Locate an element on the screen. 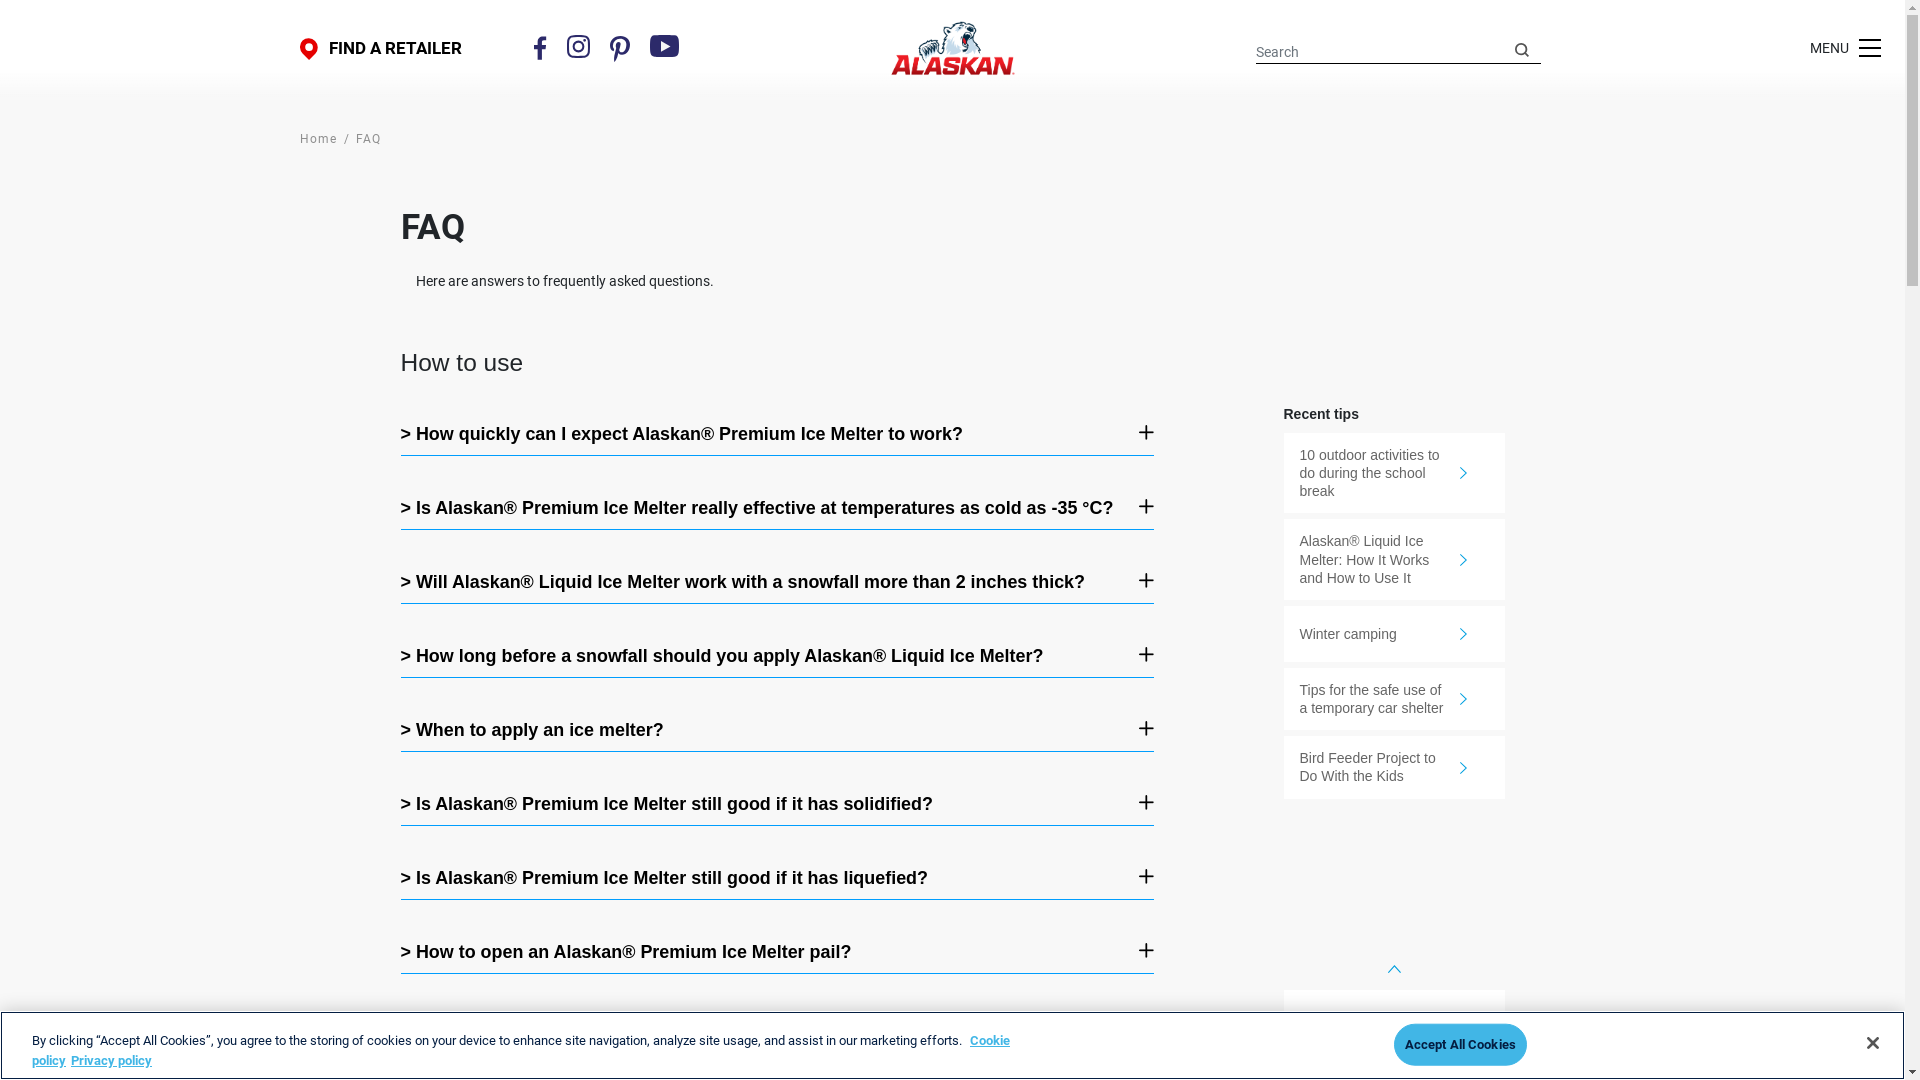  'Accept All Cookies' is located at coordinates (1460, 1044).